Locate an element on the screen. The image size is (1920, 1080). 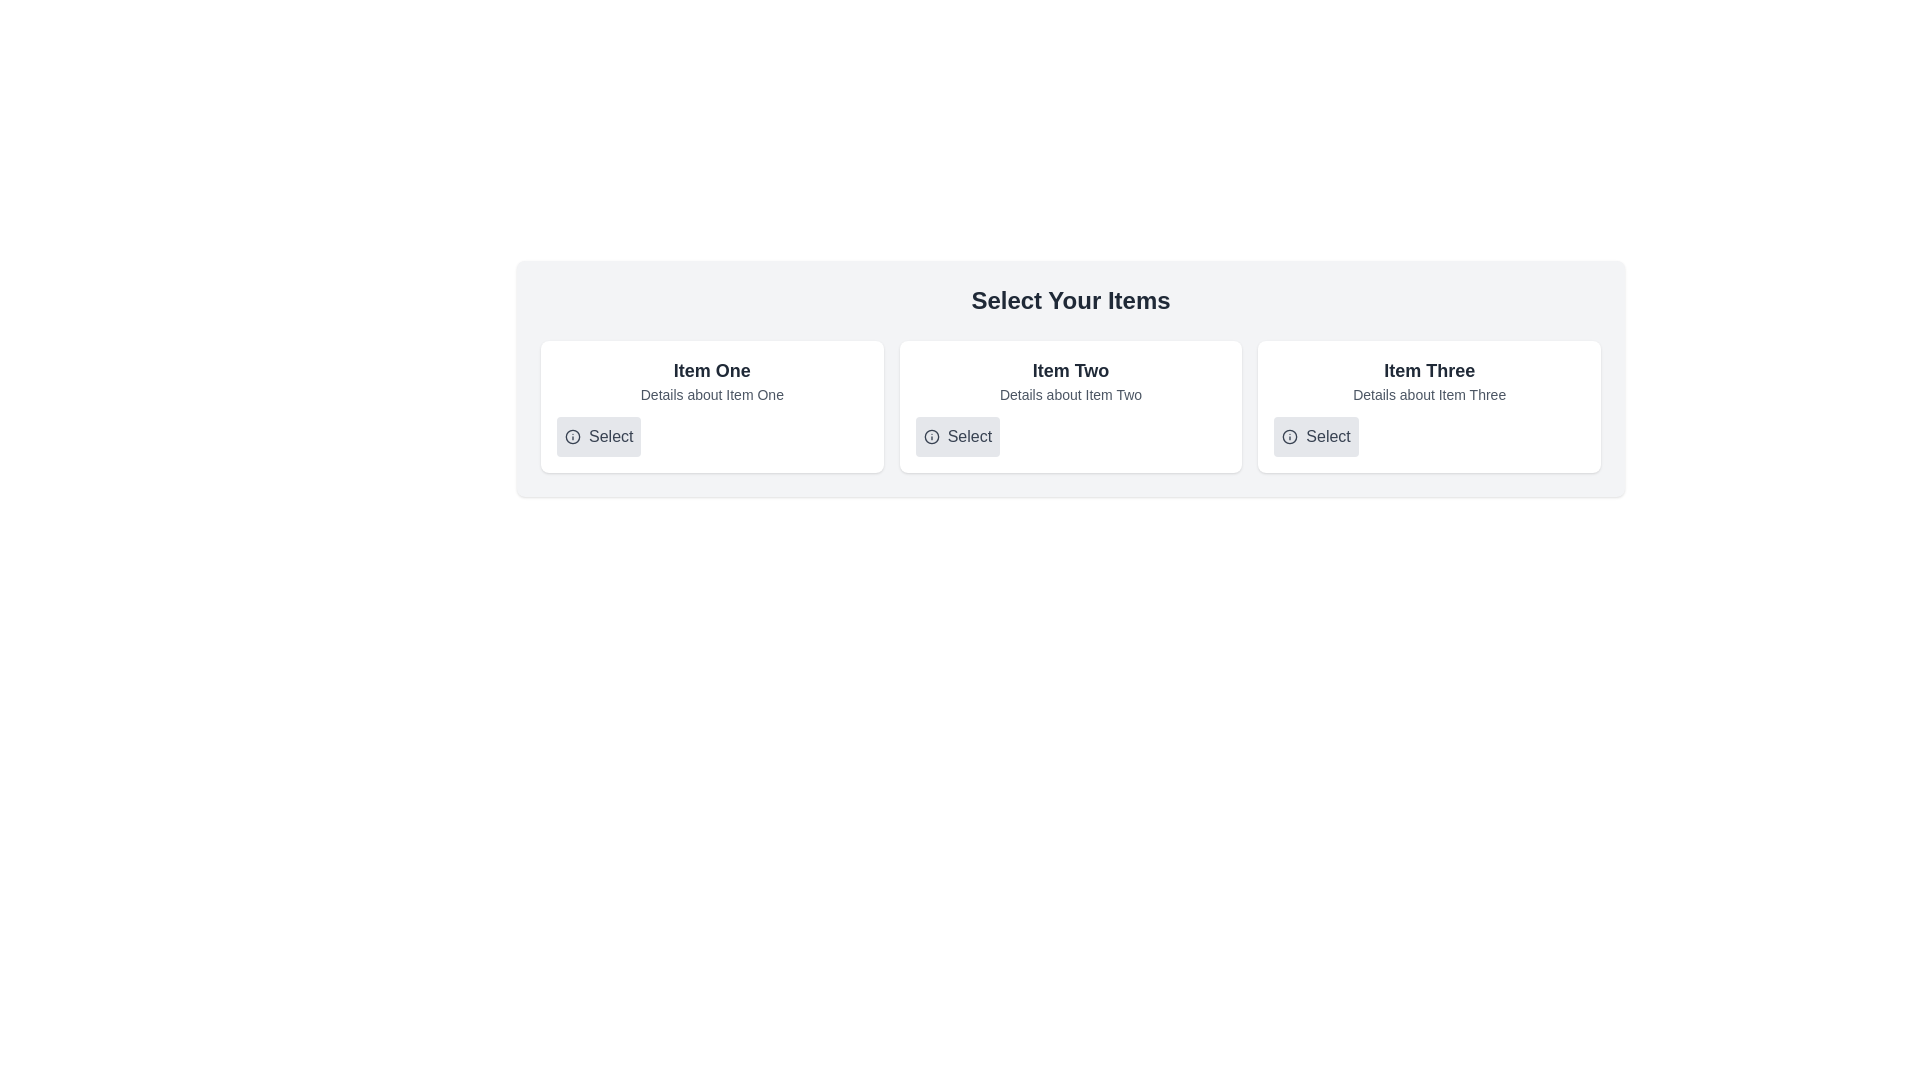
the button labeled 'Item Three' is located at coordinates (1316, 435).